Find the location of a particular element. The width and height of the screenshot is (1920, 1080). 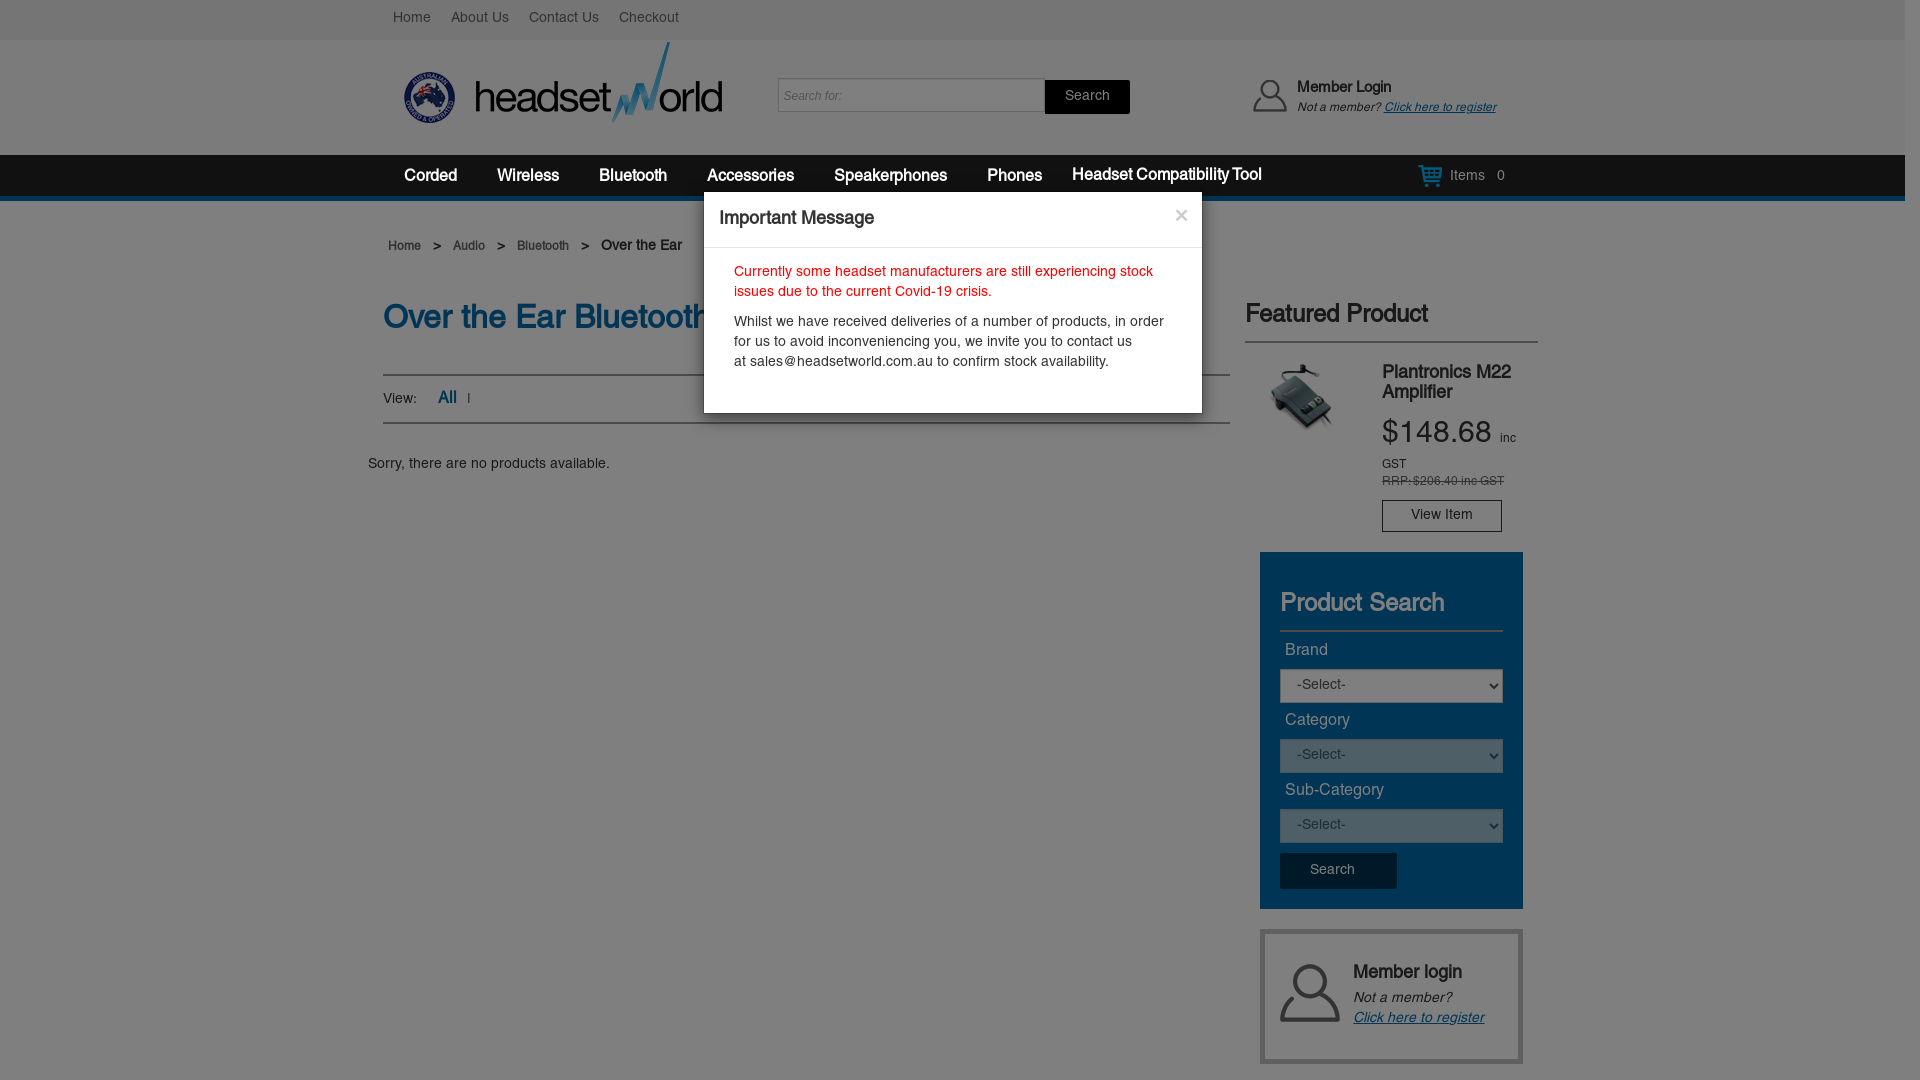

'View Item' is located at coordinates (1441, 515).